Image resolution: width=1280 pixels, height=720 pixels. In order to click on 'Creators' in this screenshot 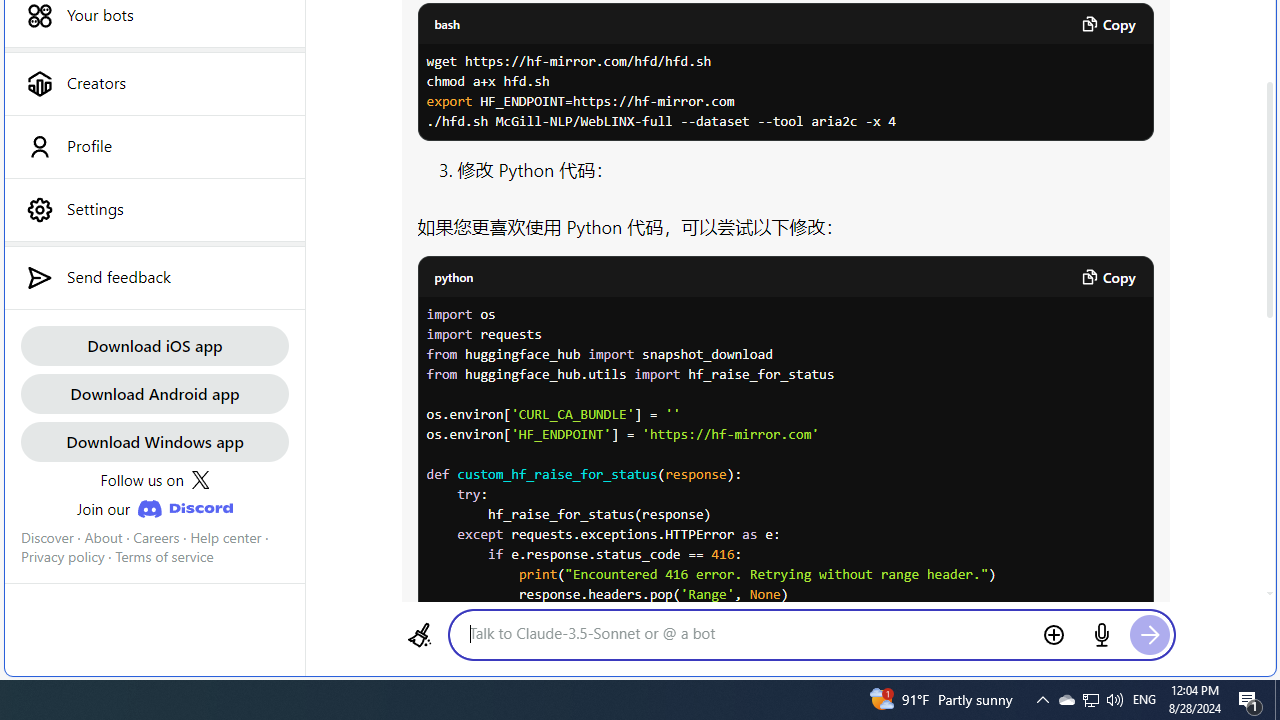, I will do `click(153, 82)`.